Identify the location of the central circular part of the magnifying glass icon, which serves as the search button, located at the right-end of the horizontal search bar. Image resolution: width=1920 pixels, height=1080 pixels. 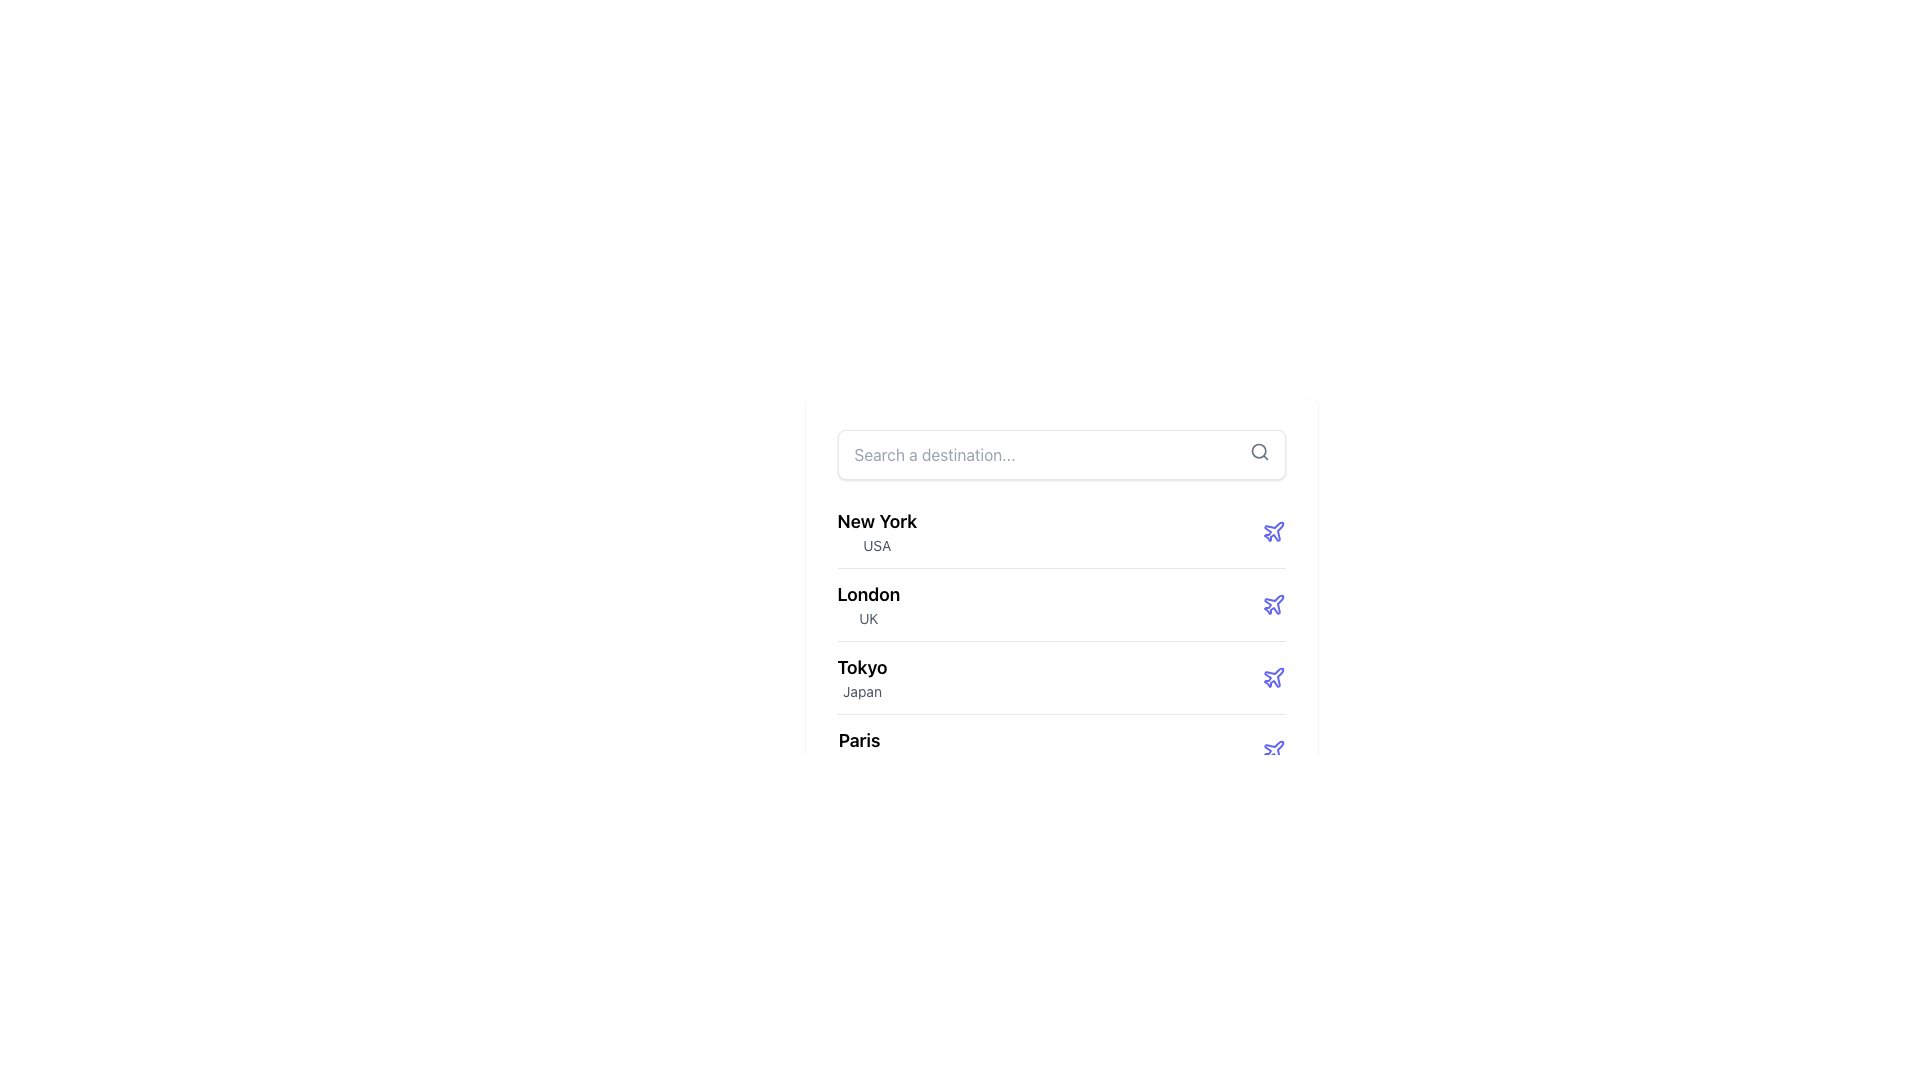
(1257, 451).